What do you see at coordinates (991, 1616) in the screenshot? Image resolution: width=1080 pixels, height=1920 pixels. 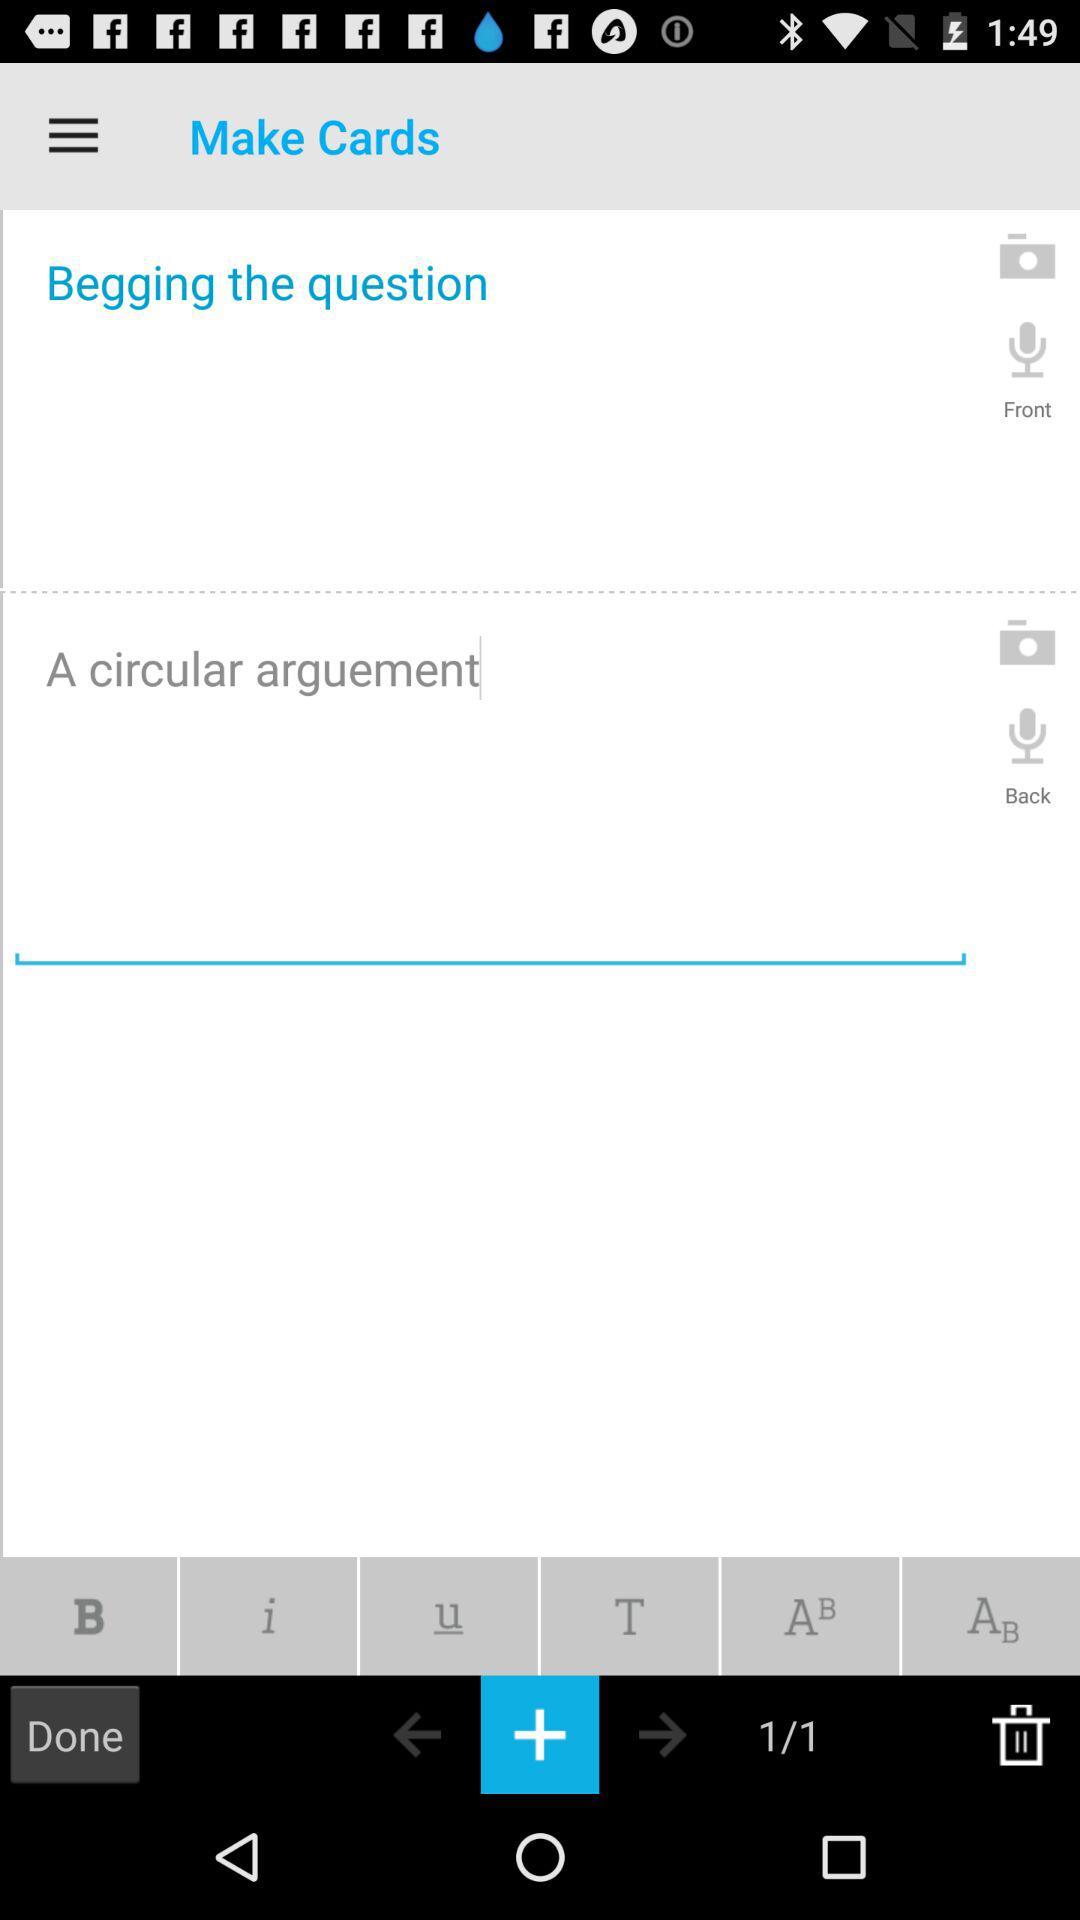 I see `ab font which is at bottom first right side of the page` at bounding box center [991, 1616].